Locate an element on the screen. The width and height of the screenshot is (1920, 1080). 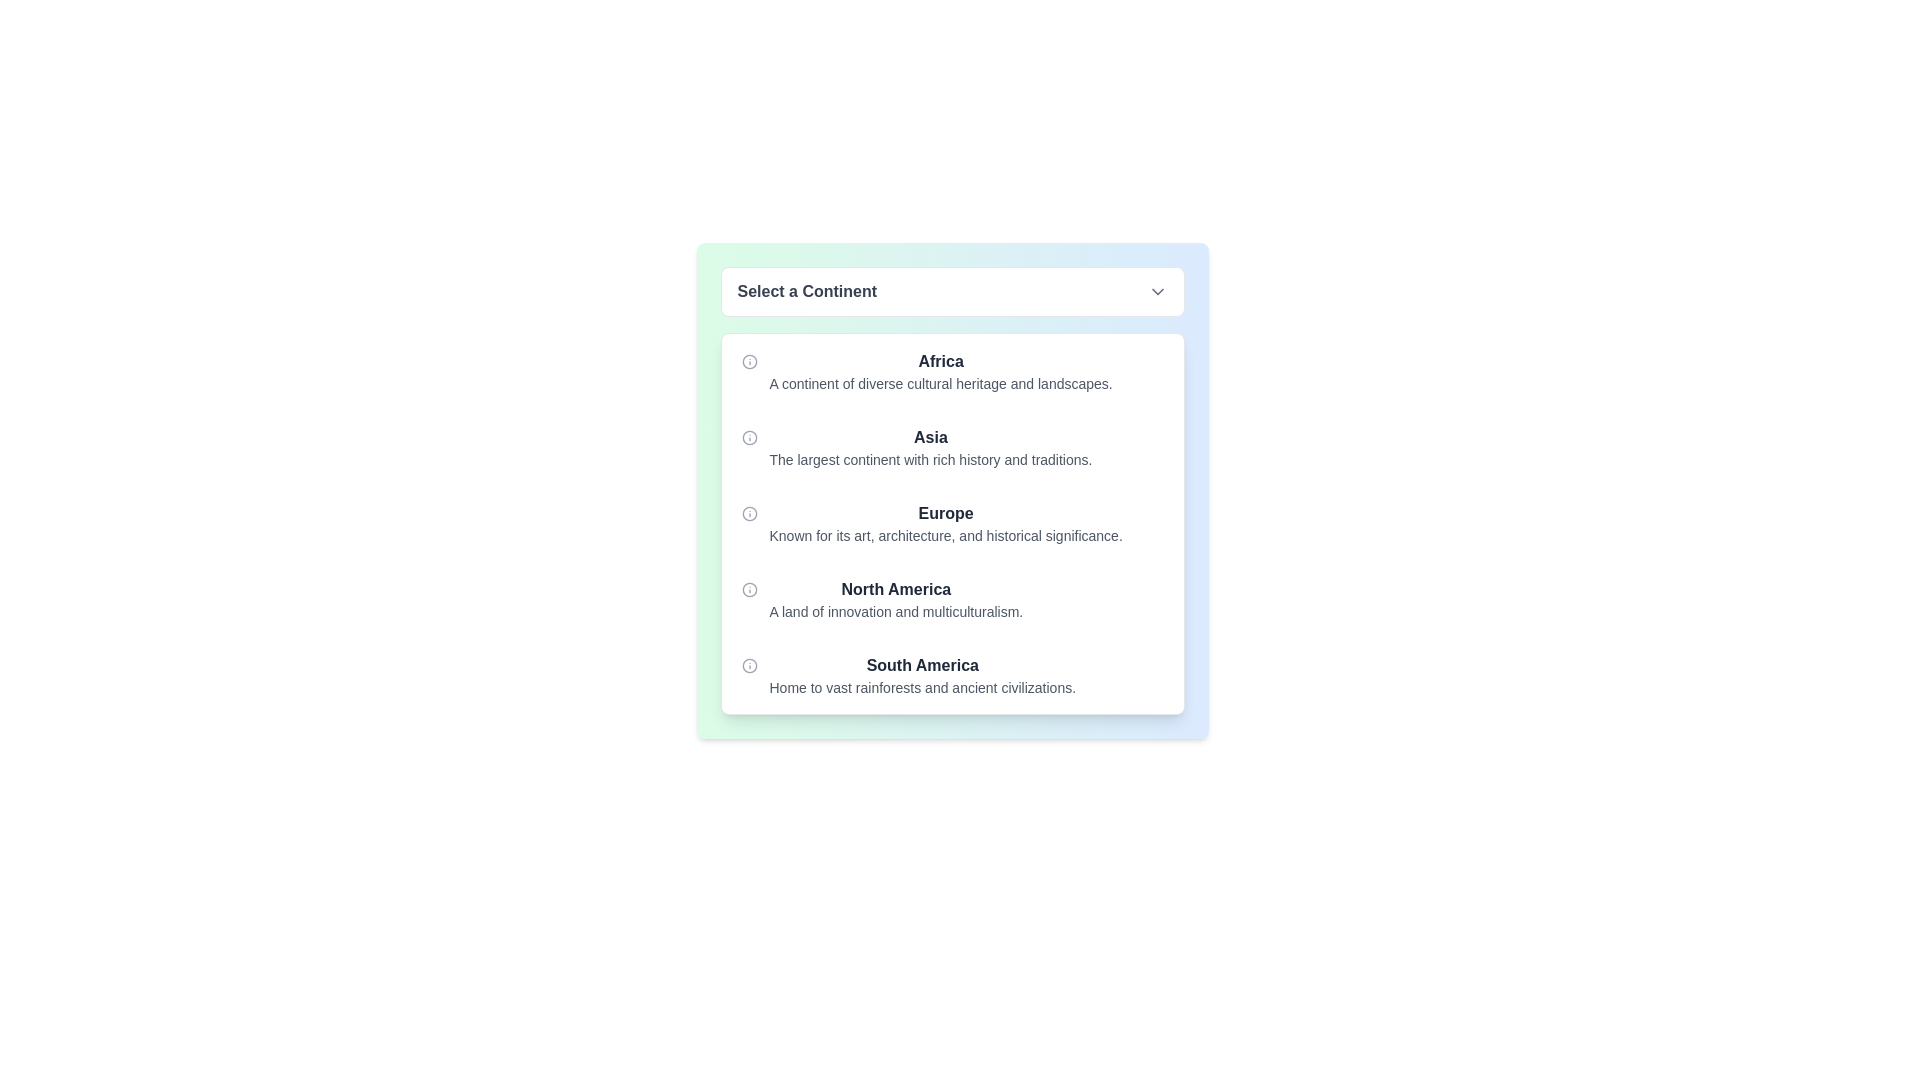
the circular information icon with a stylized 'i' inside, located to the left of the title text 'Asia' is located at coordinates (748, 437).